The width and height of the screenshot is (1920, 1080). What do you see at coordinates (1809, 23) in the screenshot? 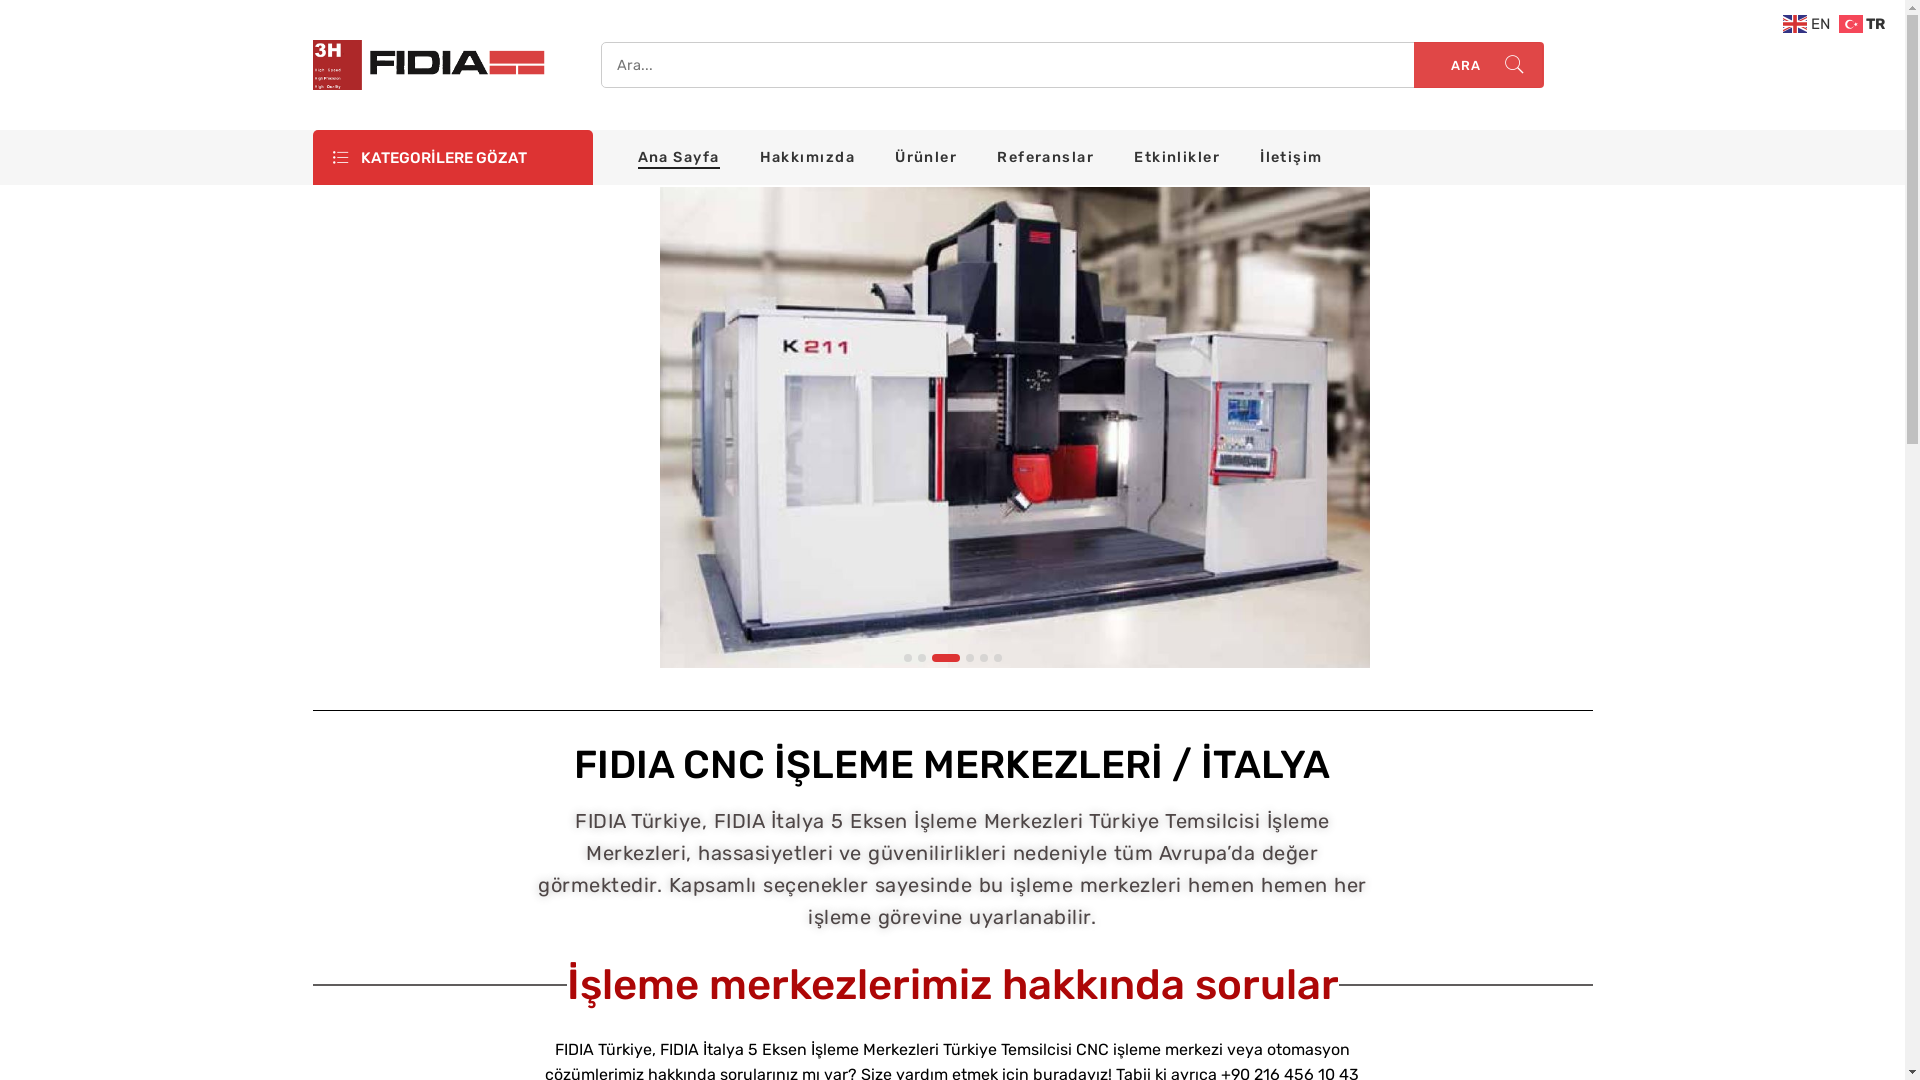
I see `'EN'` at bounding box center [1809, 23].